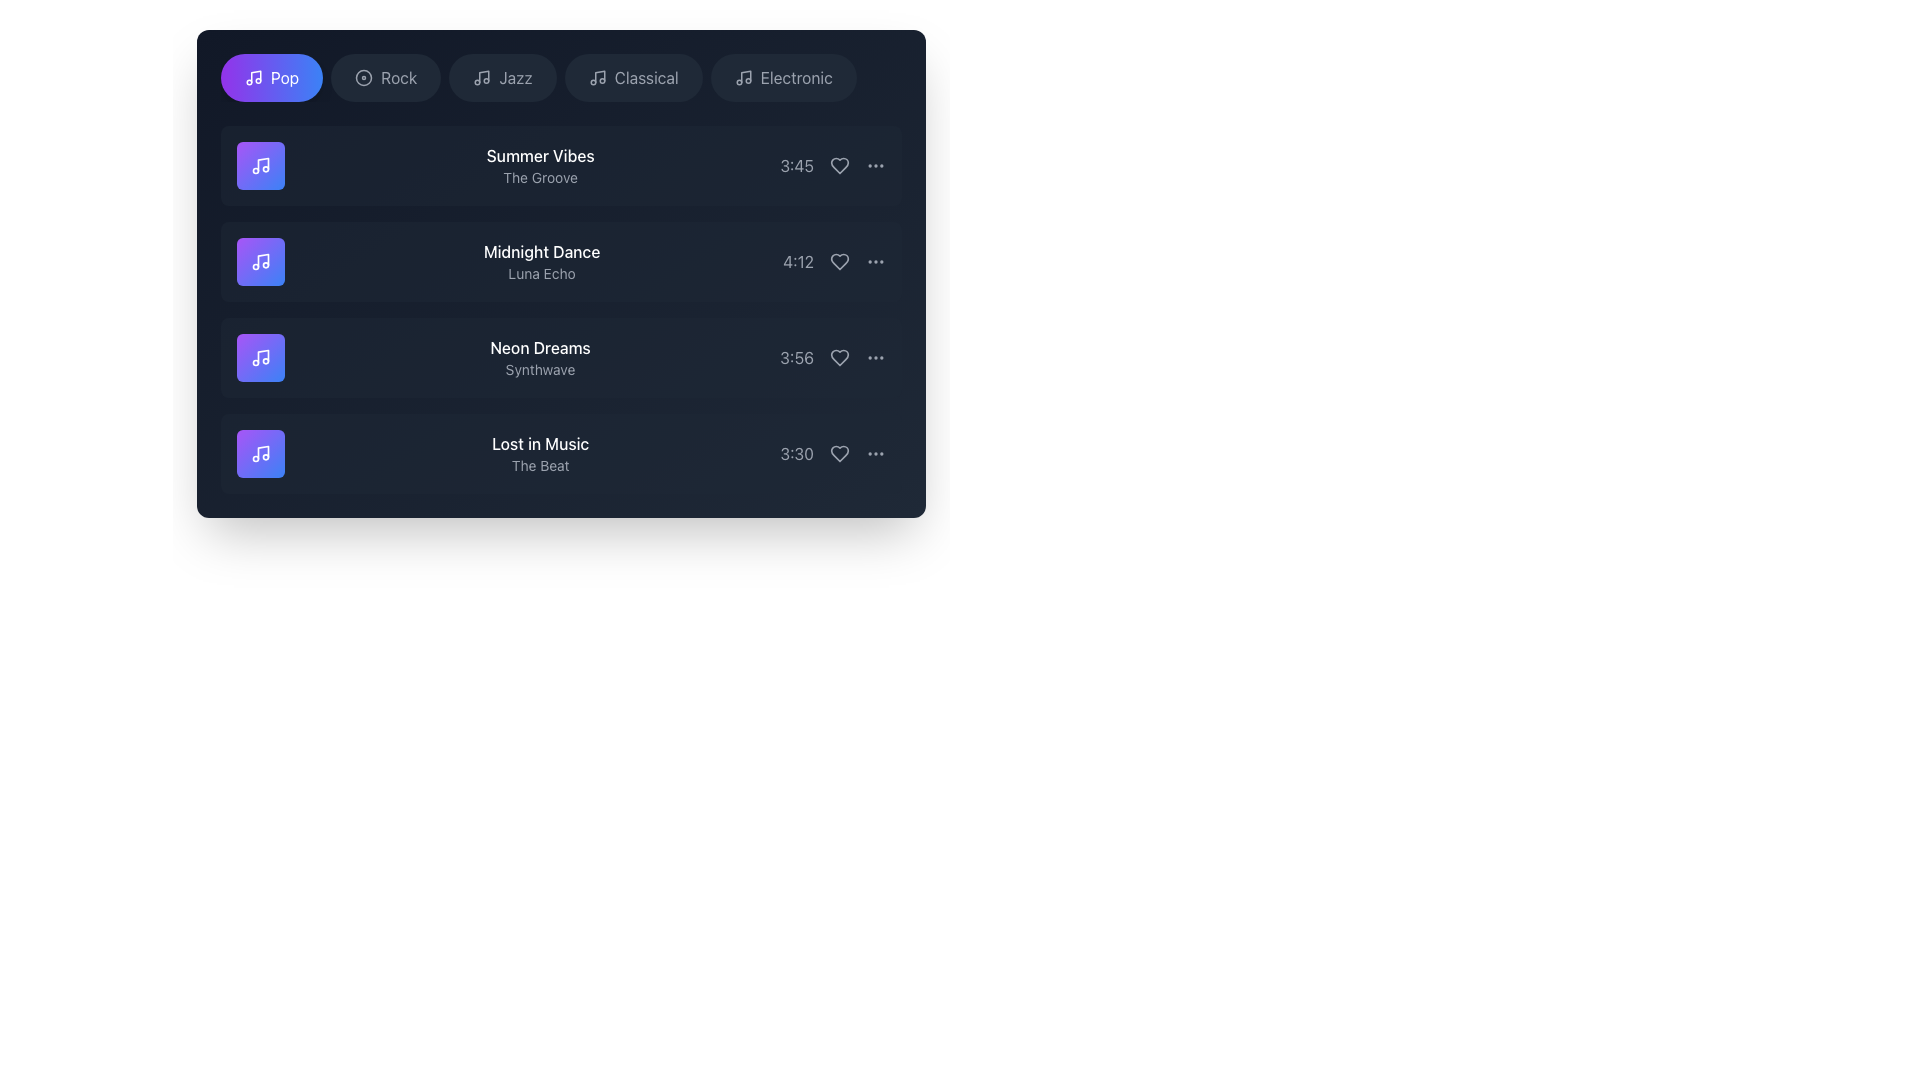 Image resolution: width=1920 pixels, height=1080 pixels. What do you see at coordinates (262, 452) in the screenshot?
I see `the stylized music note icon located in the fourth row of the vertical list, associated with the 'Lost in Music' label, which is part of a purple square icon` at bounding box center [262, 452].